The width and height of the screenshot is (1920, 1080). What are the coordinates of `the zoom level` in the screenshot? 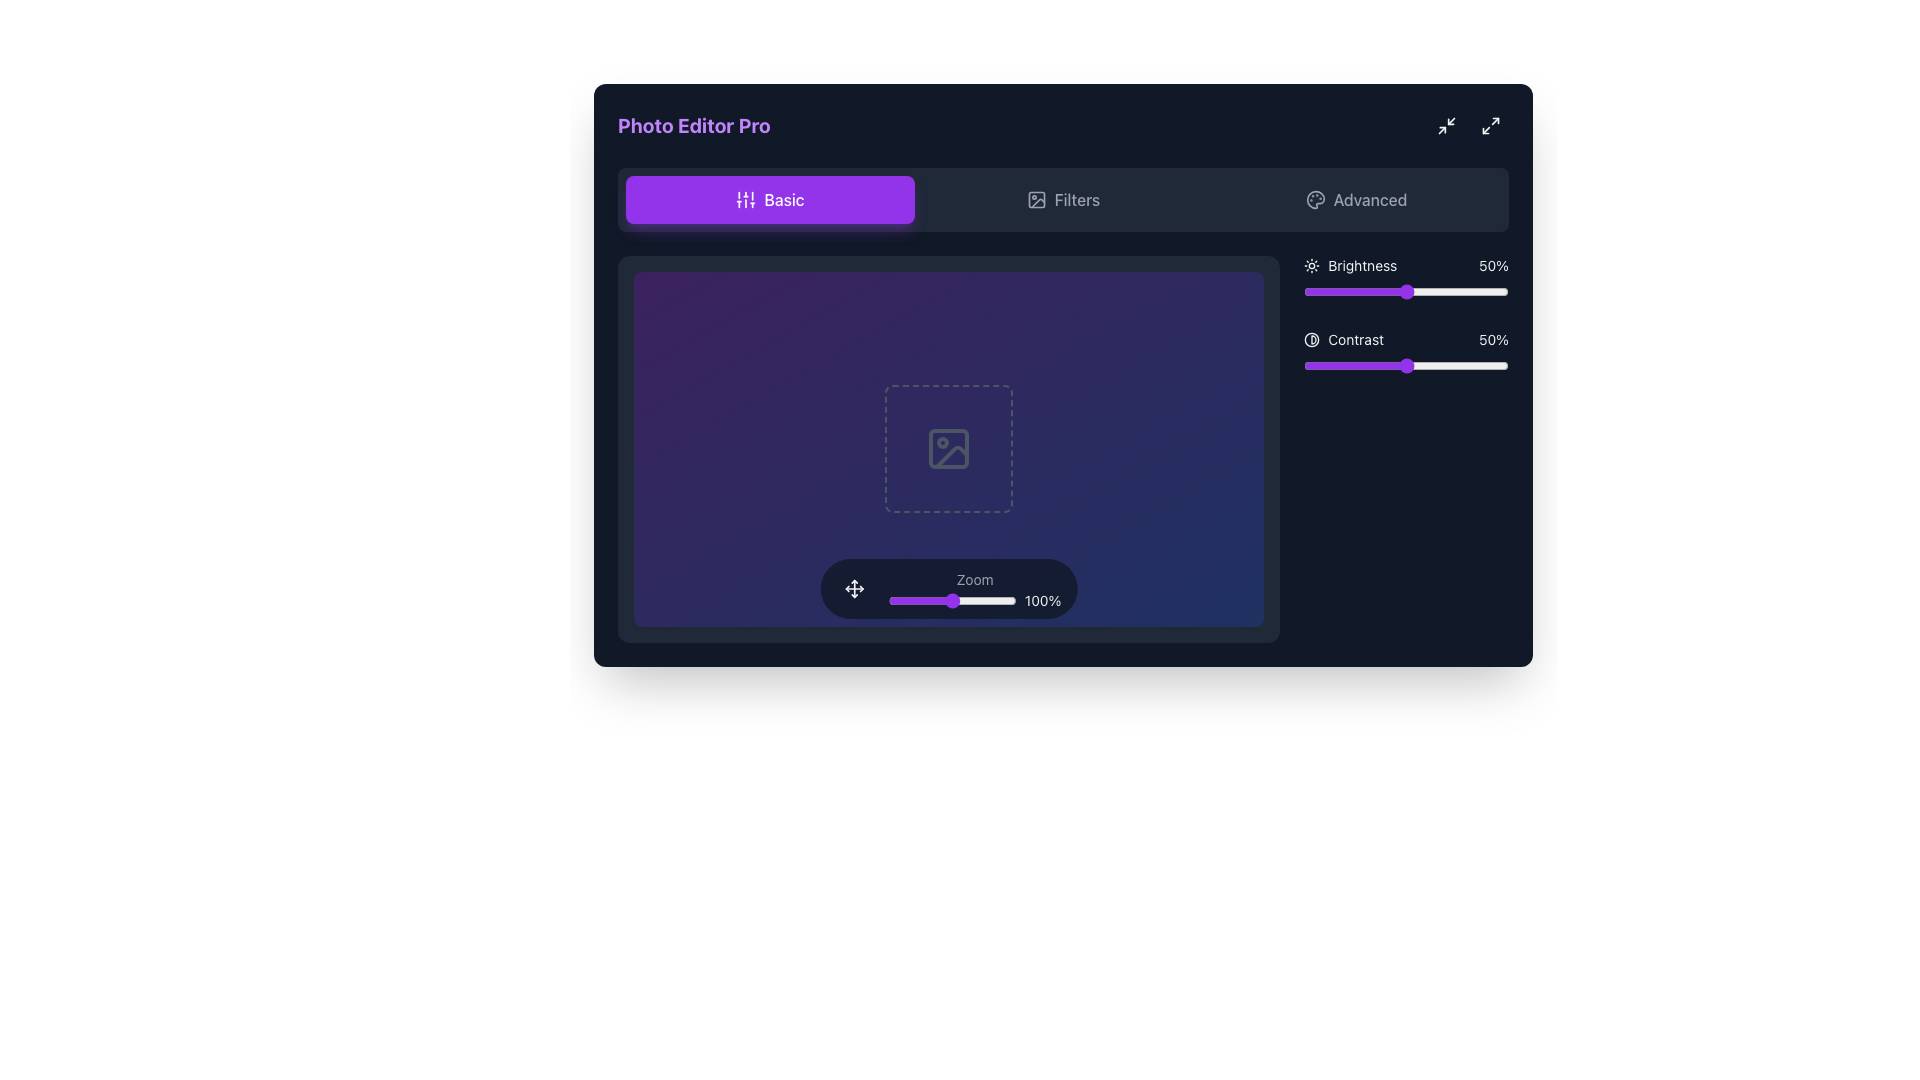 It's located at (900, 599).